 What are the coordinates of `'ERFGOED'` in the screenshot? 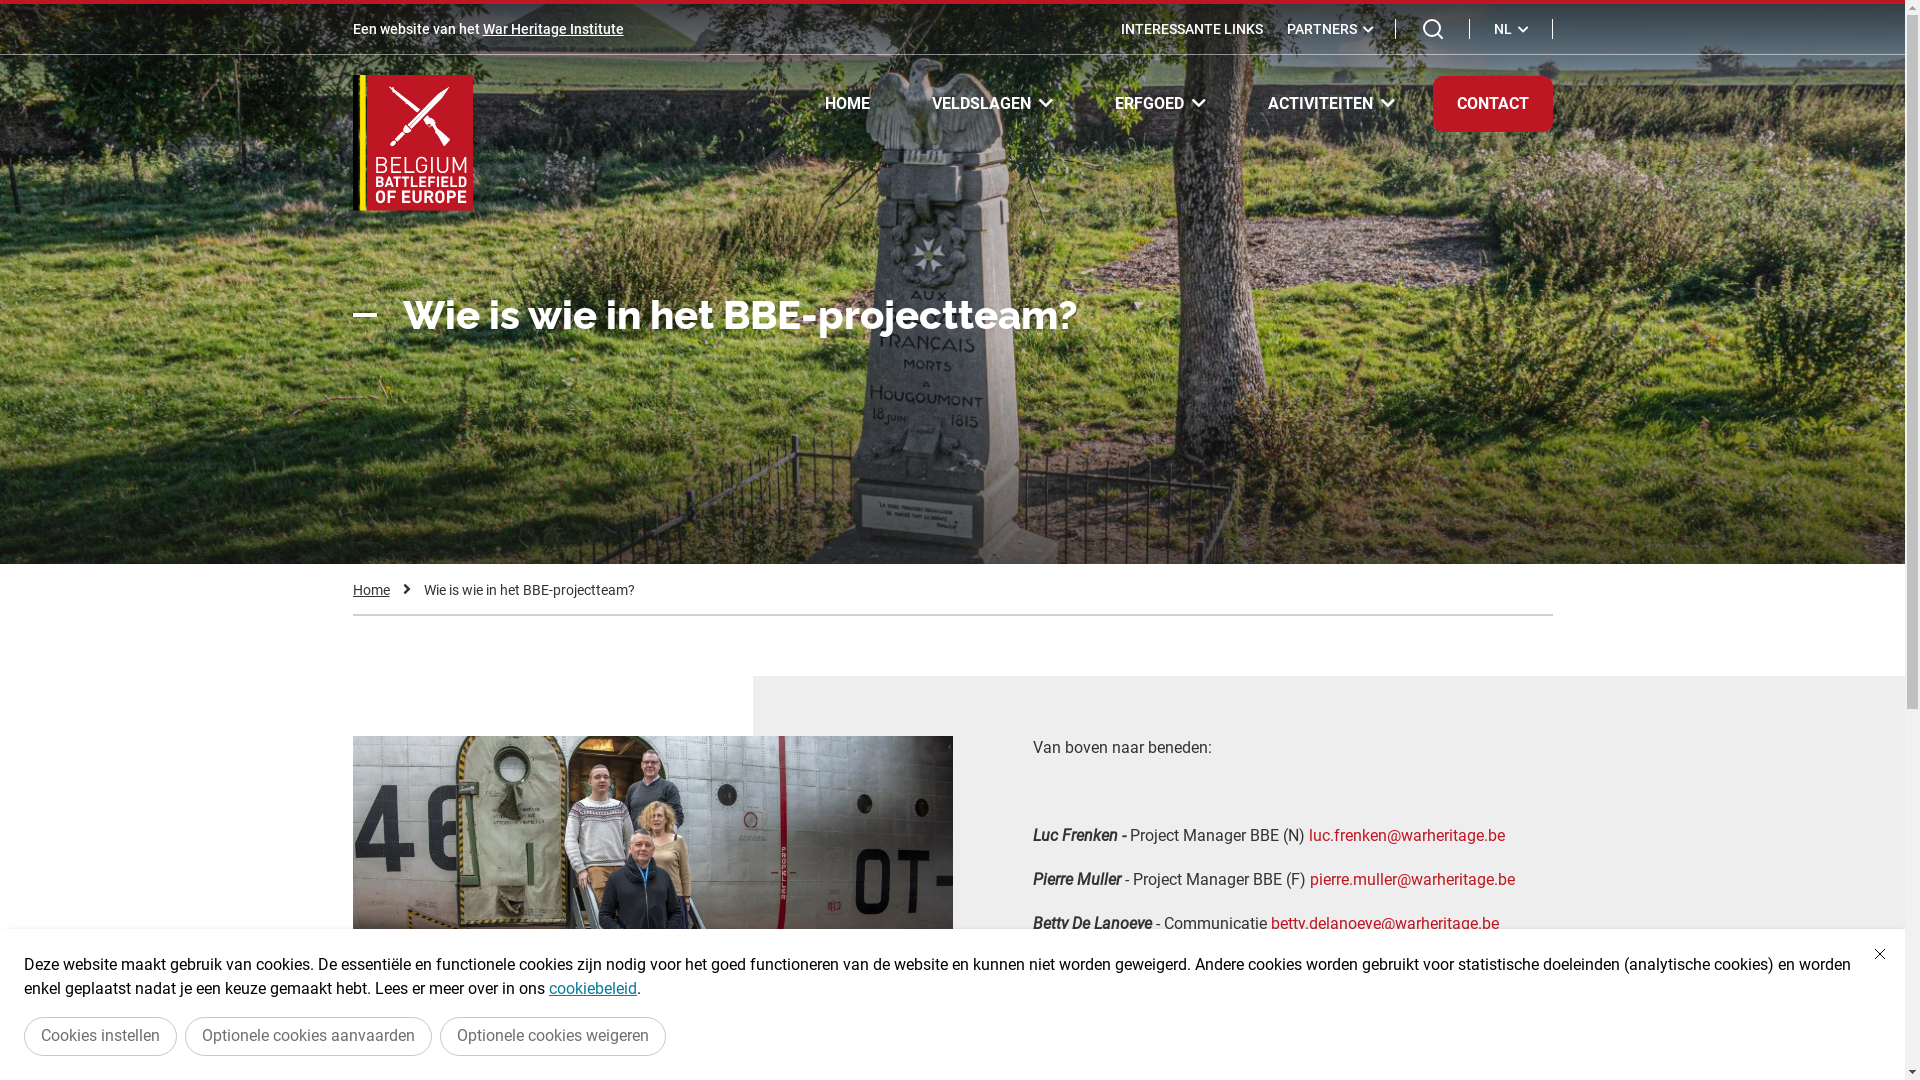 It's located at (1159, 103).